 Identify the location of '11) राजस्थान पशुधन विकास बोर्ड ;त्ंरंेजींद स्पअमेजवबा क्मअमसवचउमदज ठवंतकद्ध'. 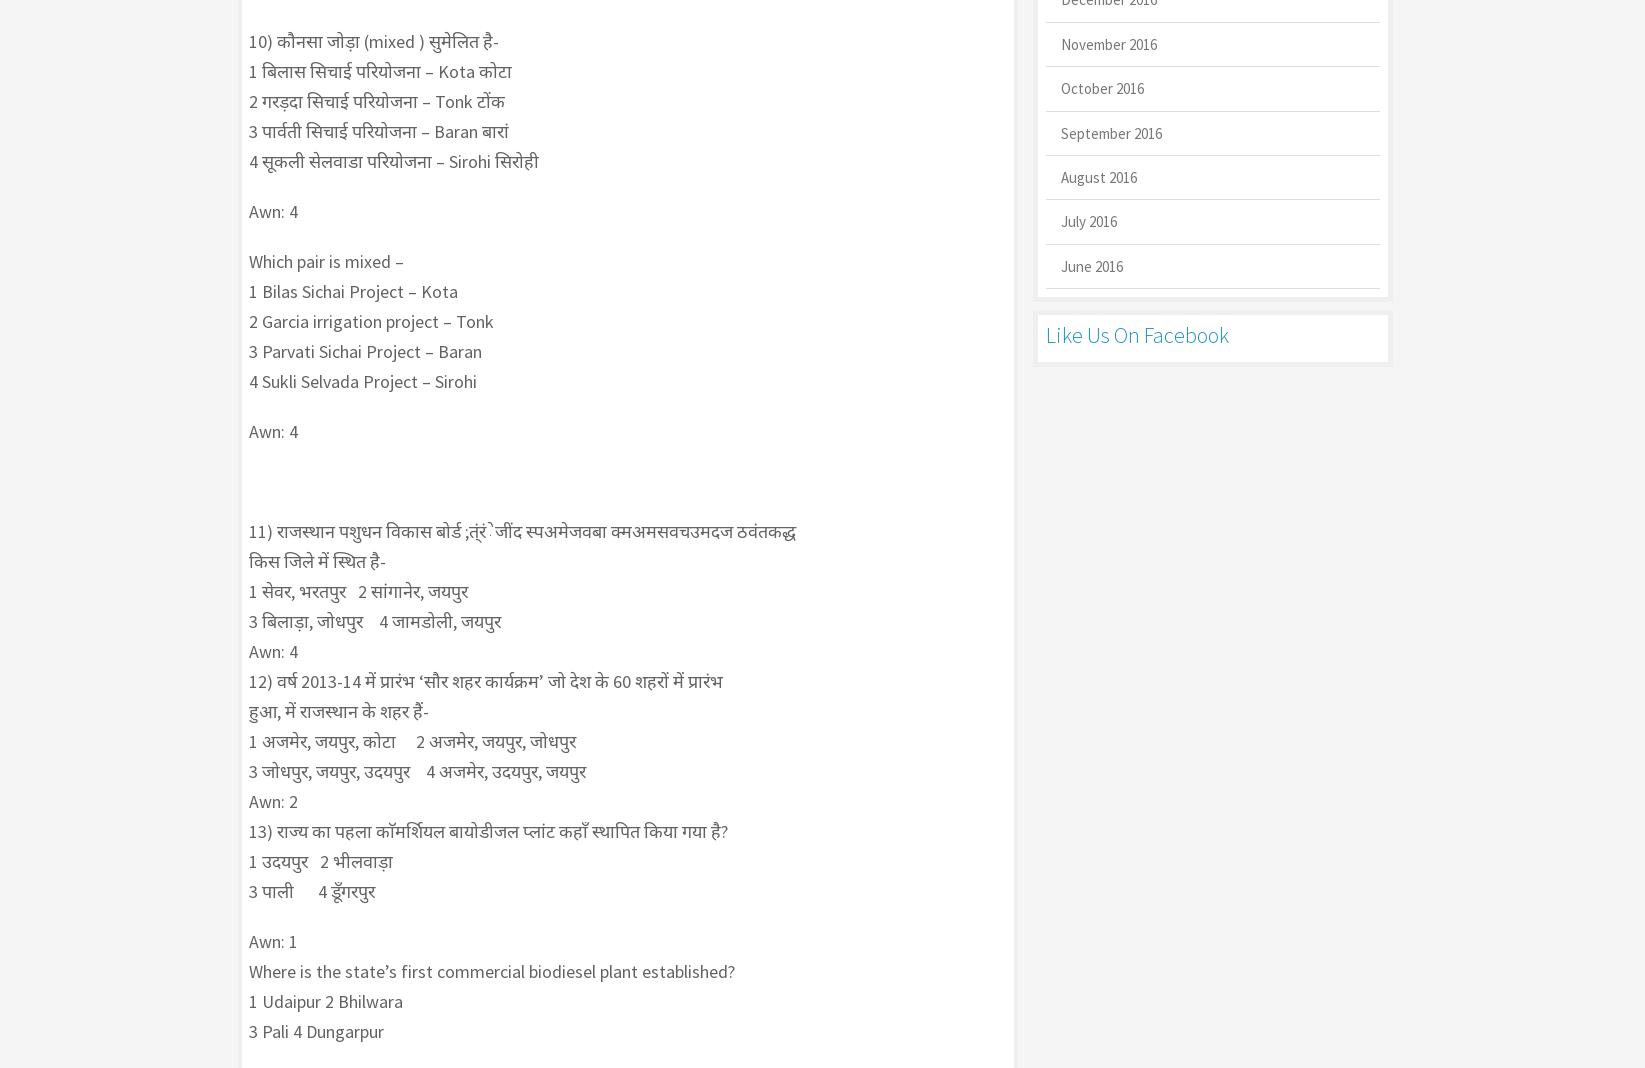
(521, 531).